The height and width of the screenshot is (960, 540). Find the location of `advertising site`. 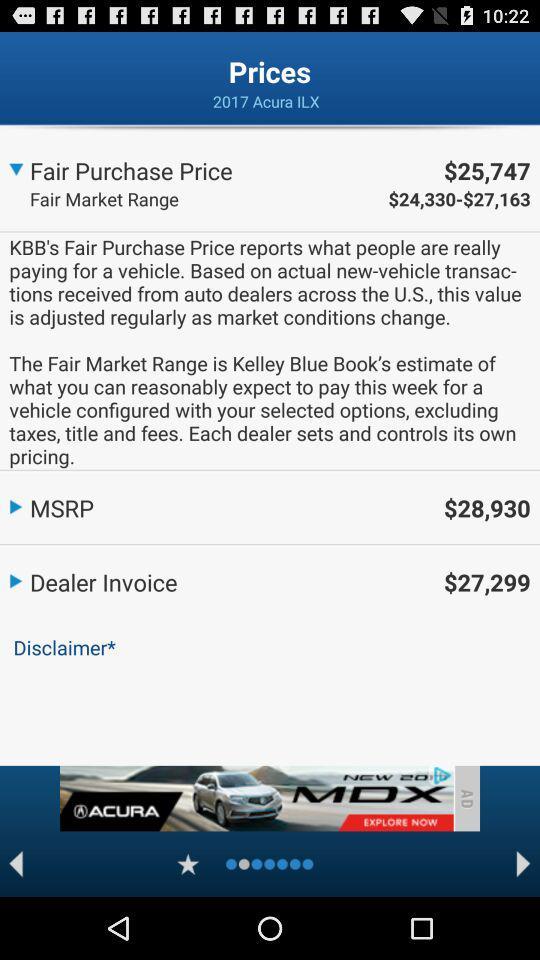

advertising site is located at coordinates (256, 798).